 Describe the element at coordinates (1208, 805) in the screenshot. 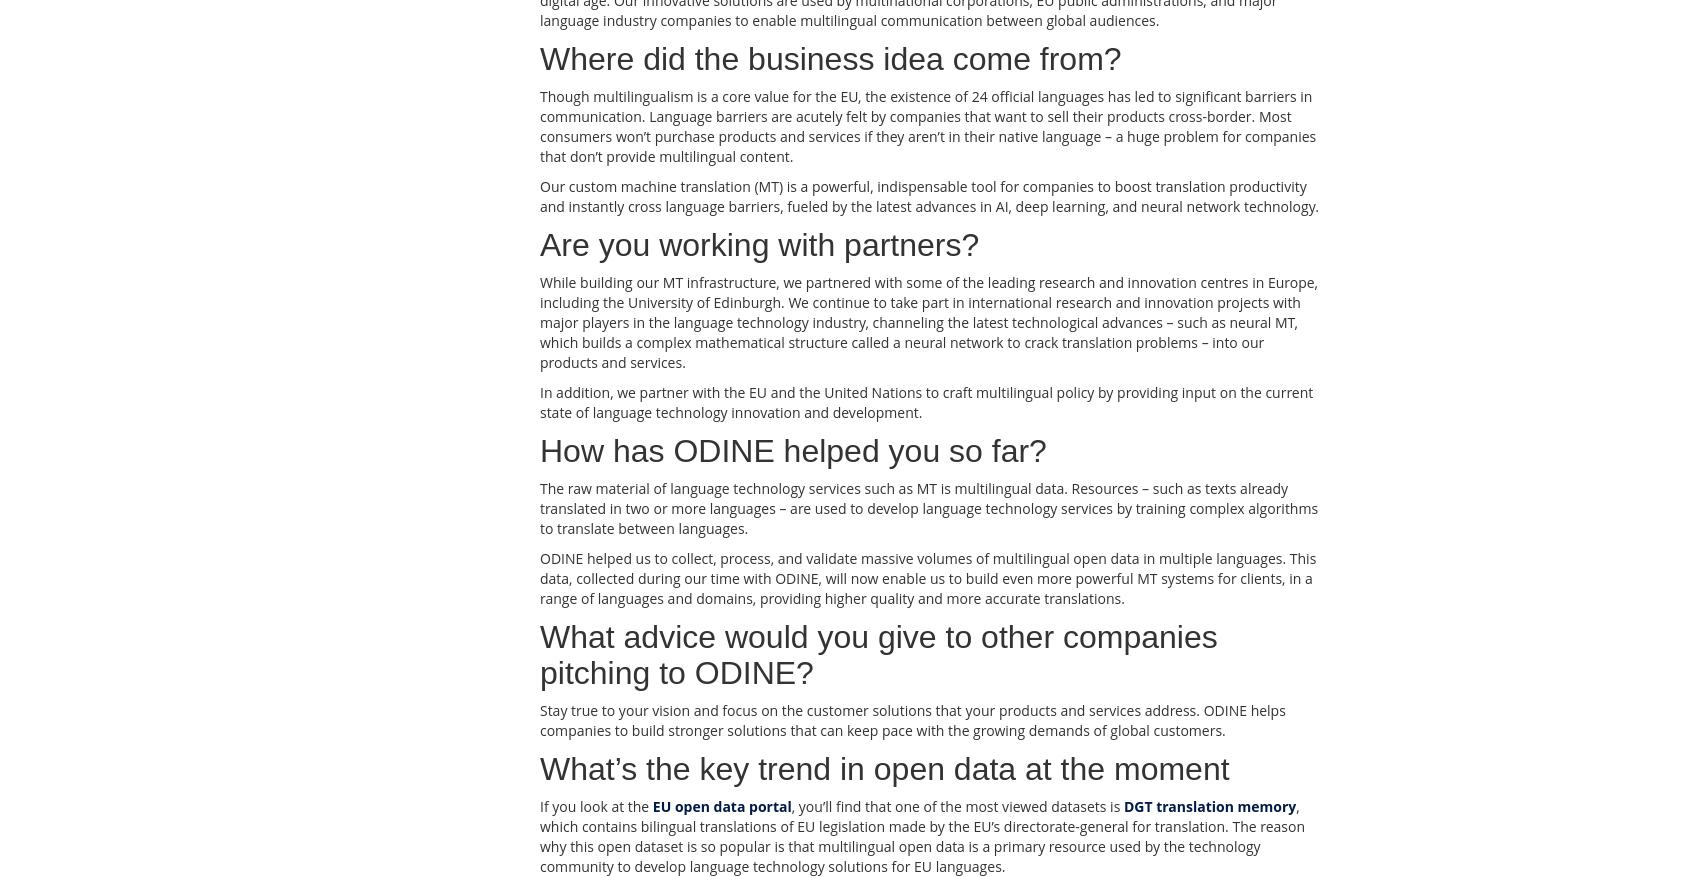

I see `'DGT translation memory'` at that location.